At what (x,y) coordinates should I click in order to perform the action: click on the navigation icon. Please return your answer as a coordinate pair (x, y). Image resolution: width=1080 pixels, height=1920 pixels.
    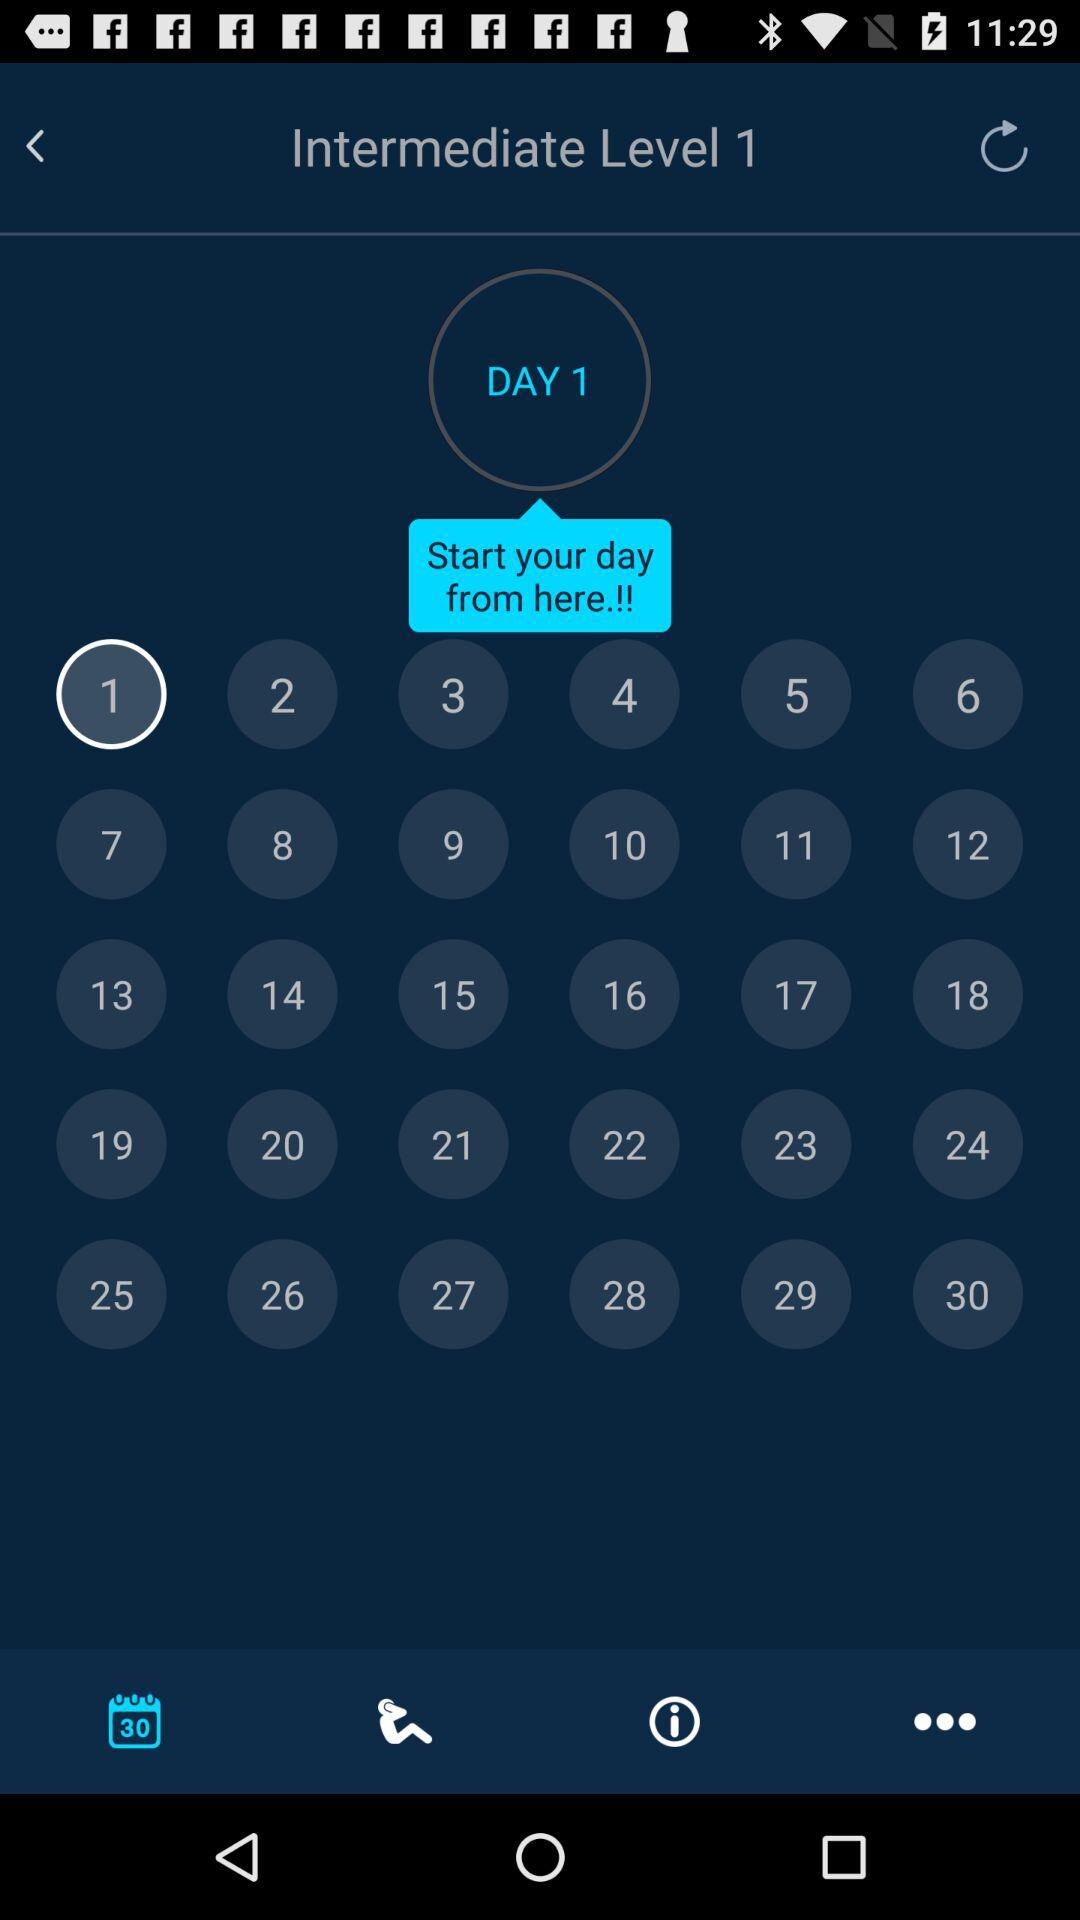
    Looking at the image, I should click on (111, 902).